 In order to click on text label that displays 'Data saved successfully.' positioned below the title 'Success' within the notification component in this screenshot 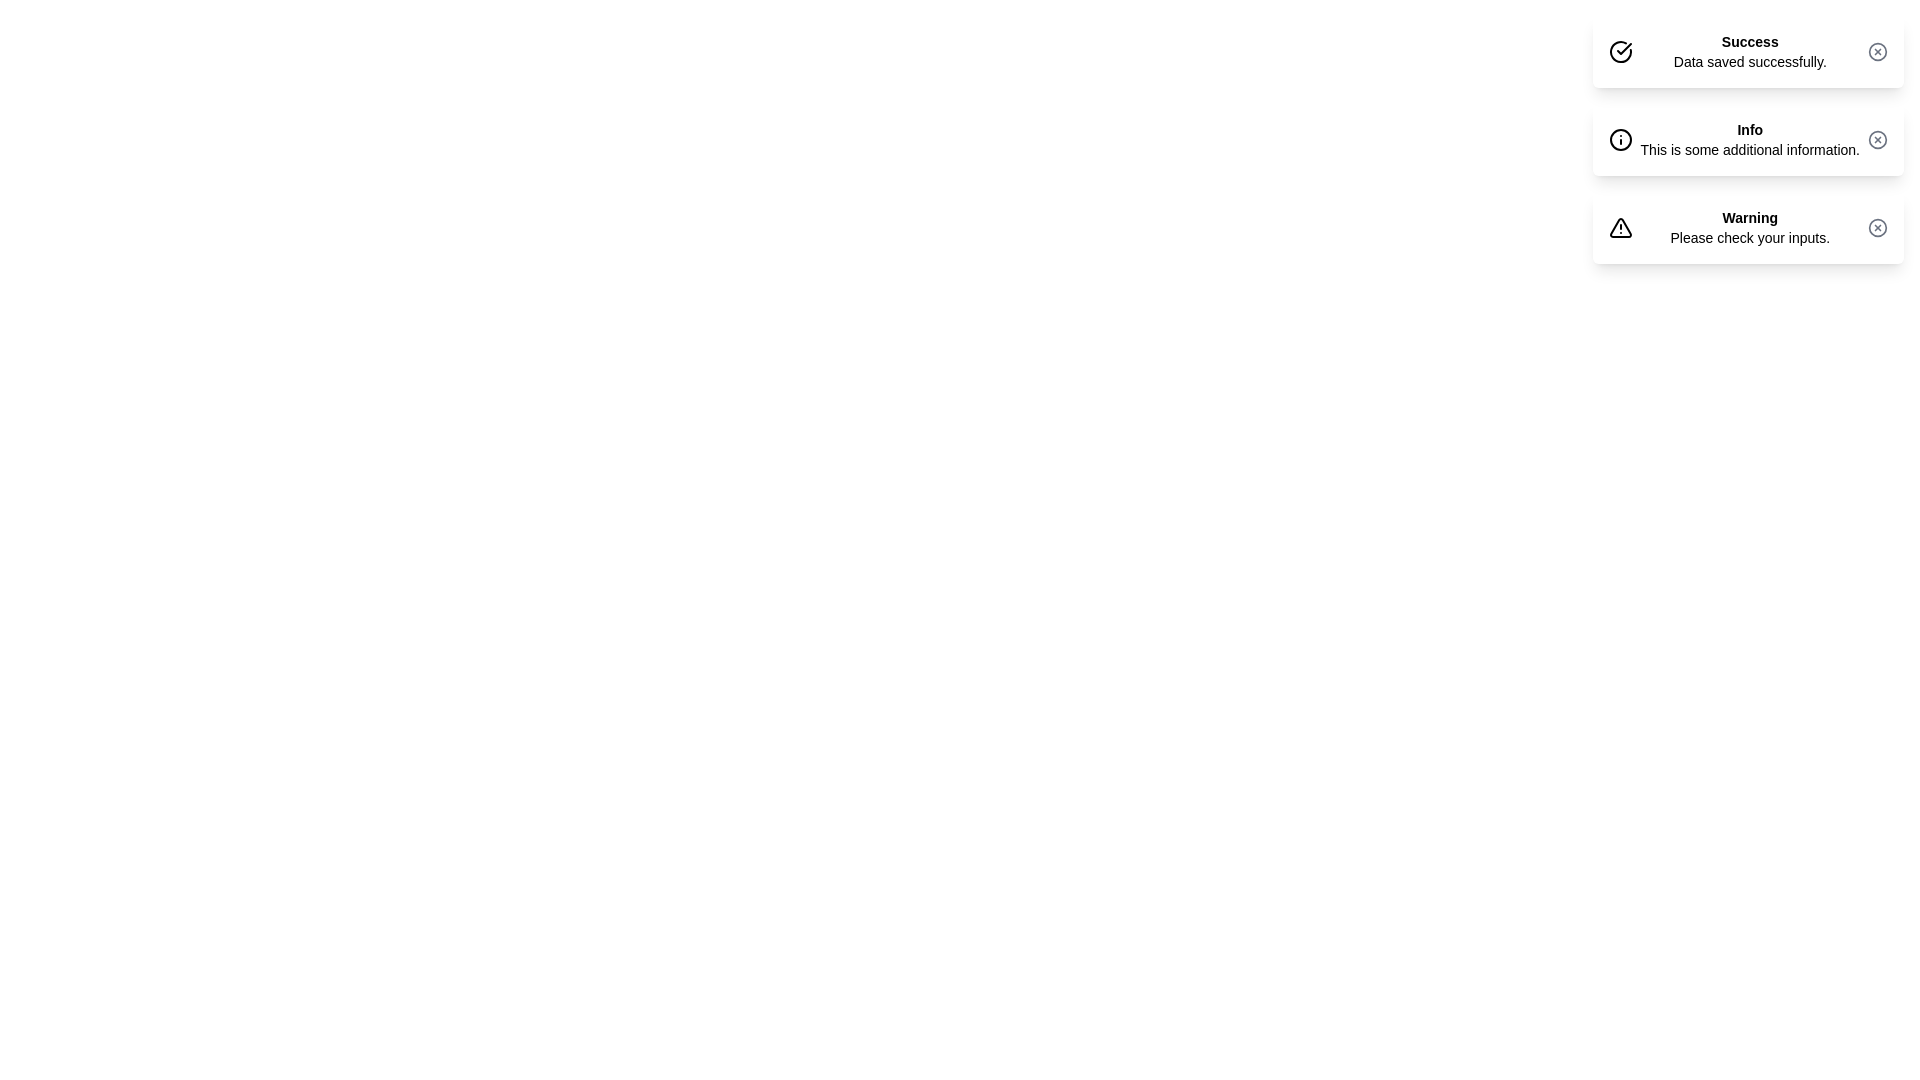, I will do `click(1749, 60)`.